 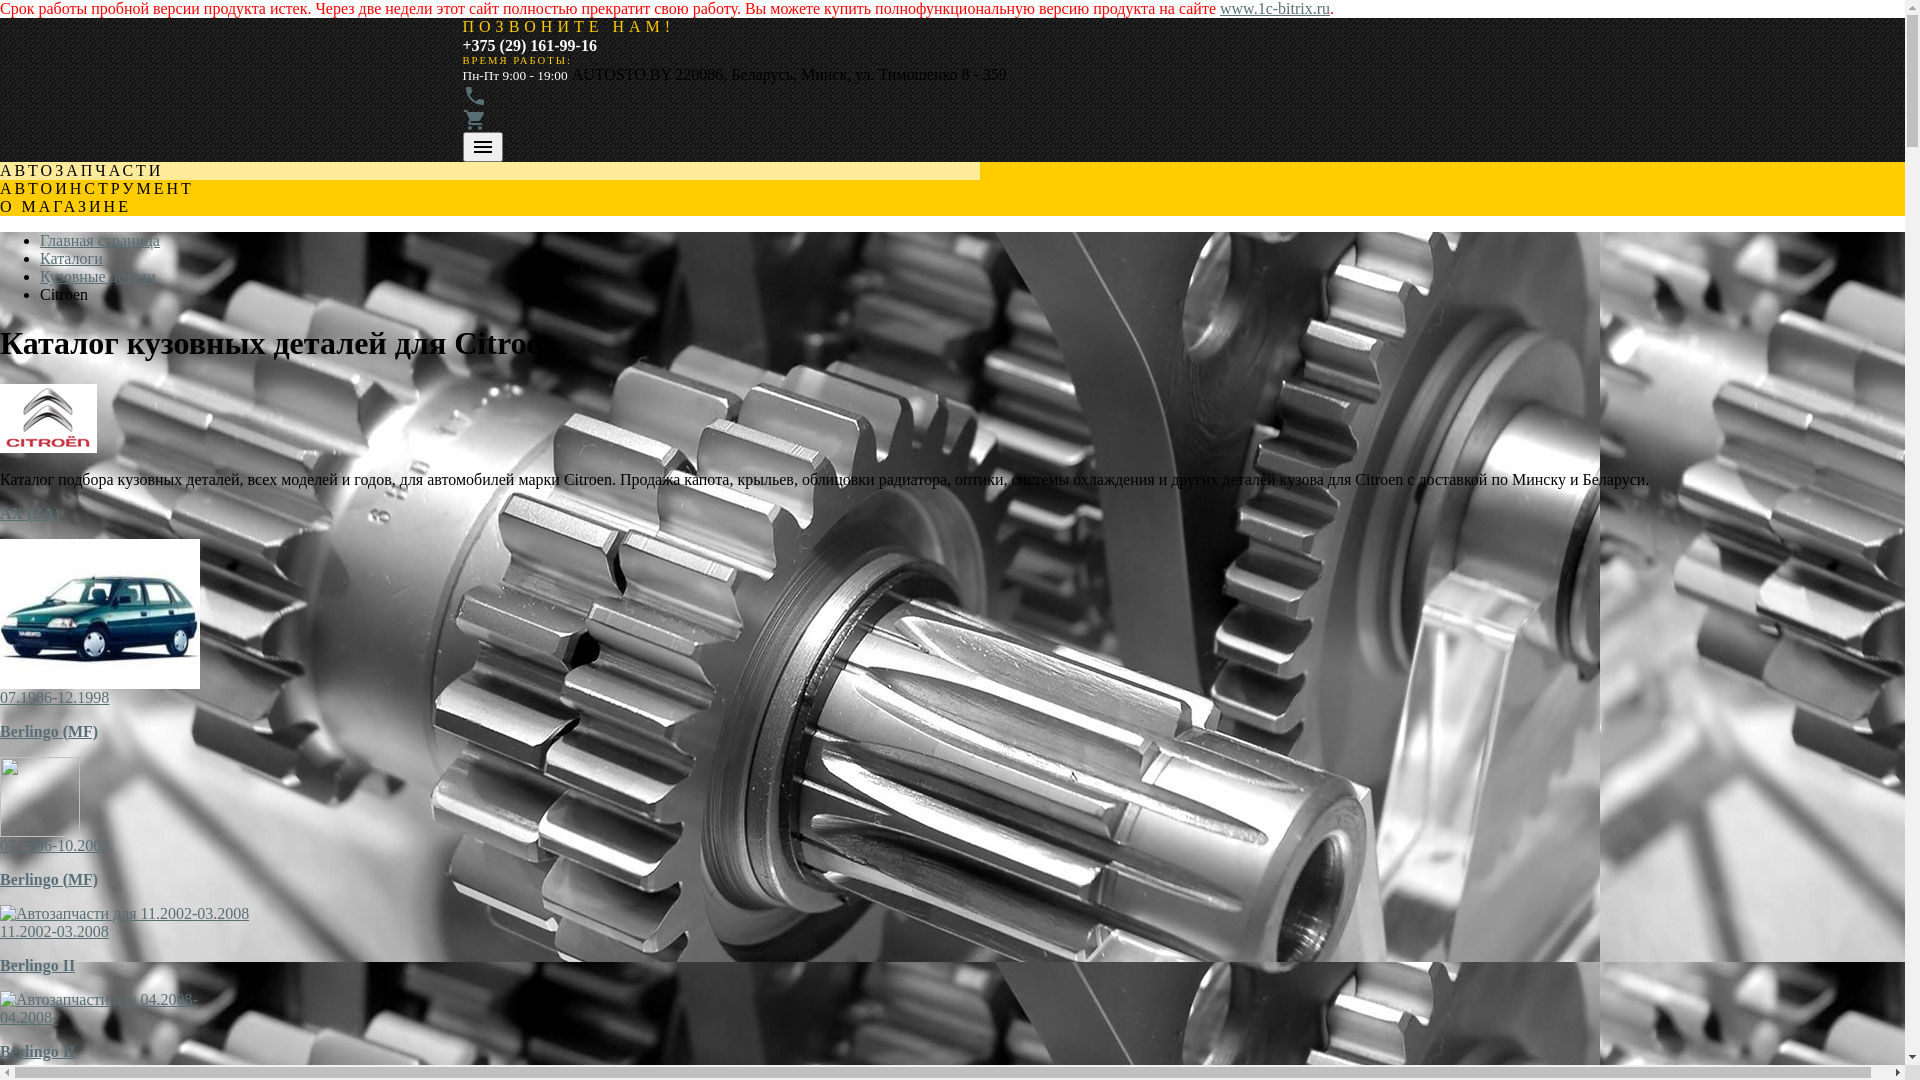 I want to click on 'Berlingo II', so click(x=37, y=964).